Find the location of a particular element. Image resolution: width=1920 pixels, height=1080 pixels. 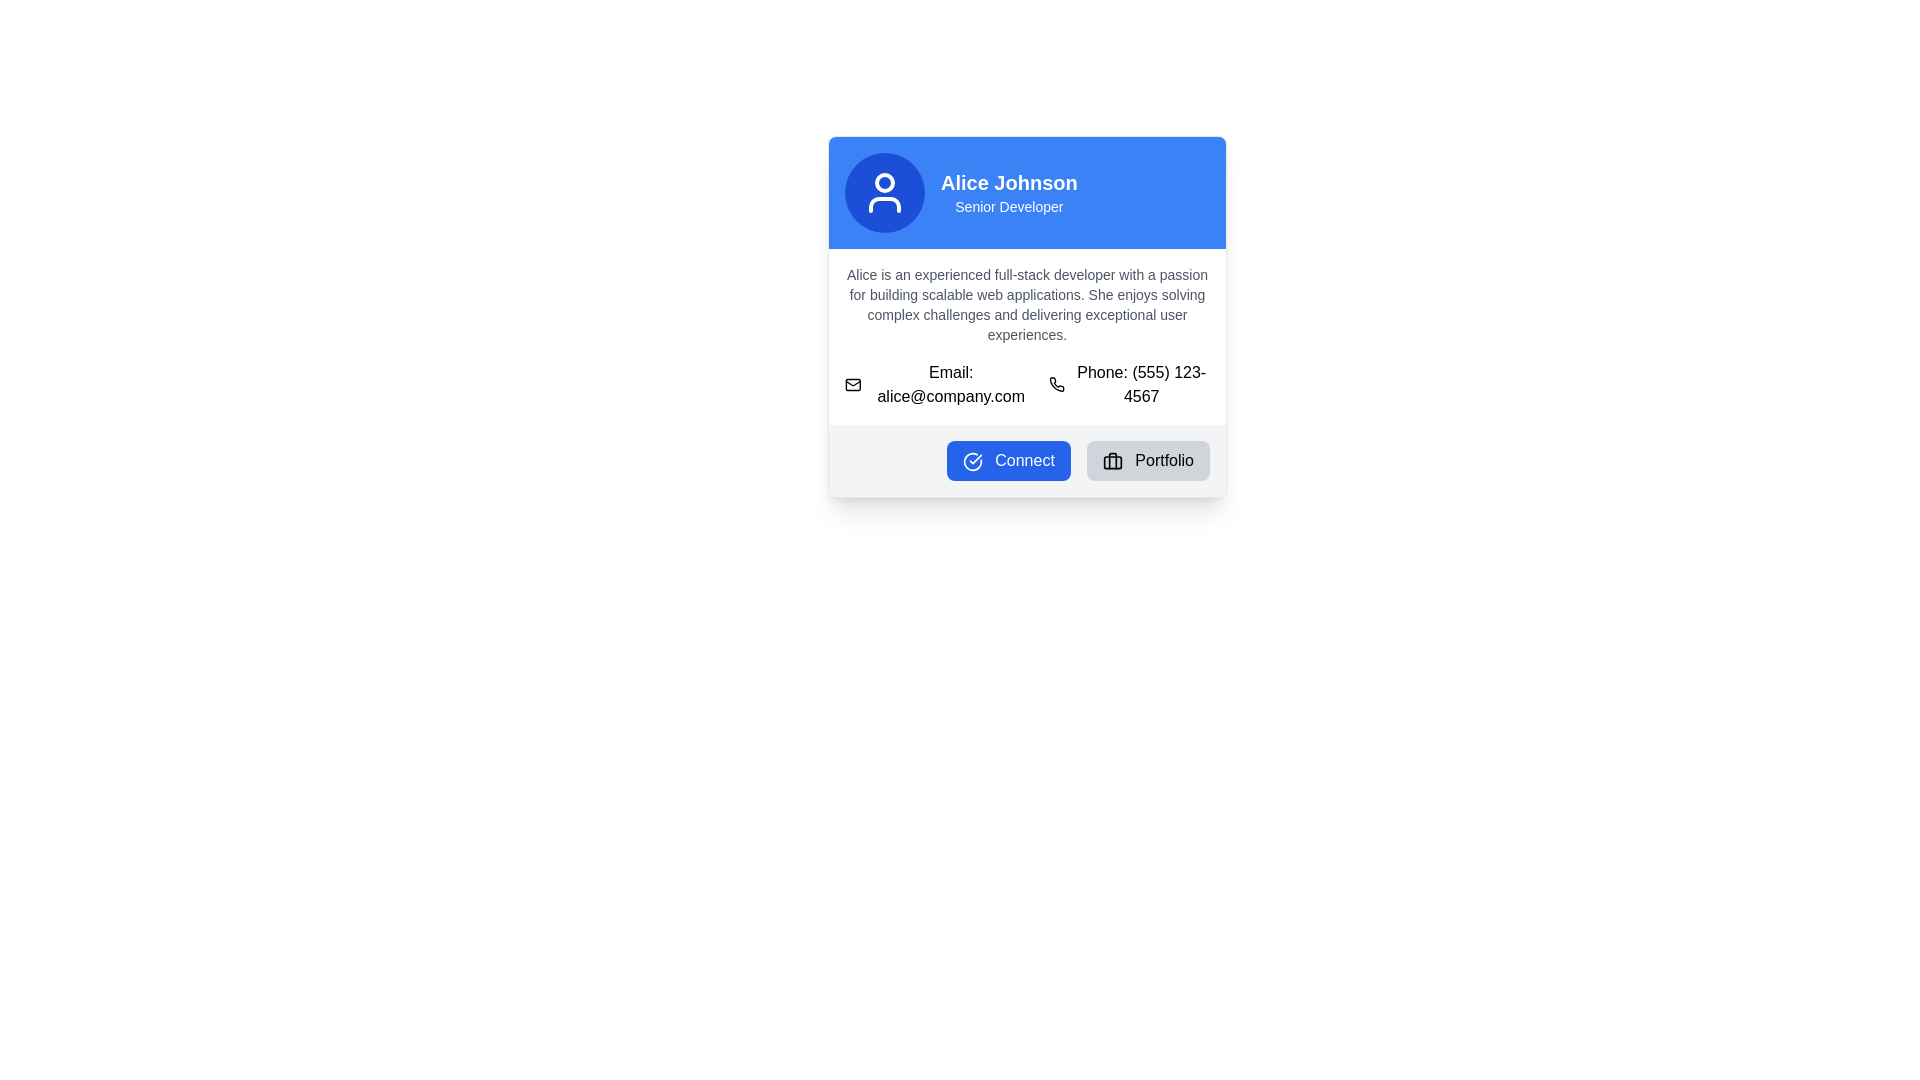

the static content element displaying the phone number 'Phone: (555) 123-4567' located to the right of the email label is located at coordinates (1129, 385).